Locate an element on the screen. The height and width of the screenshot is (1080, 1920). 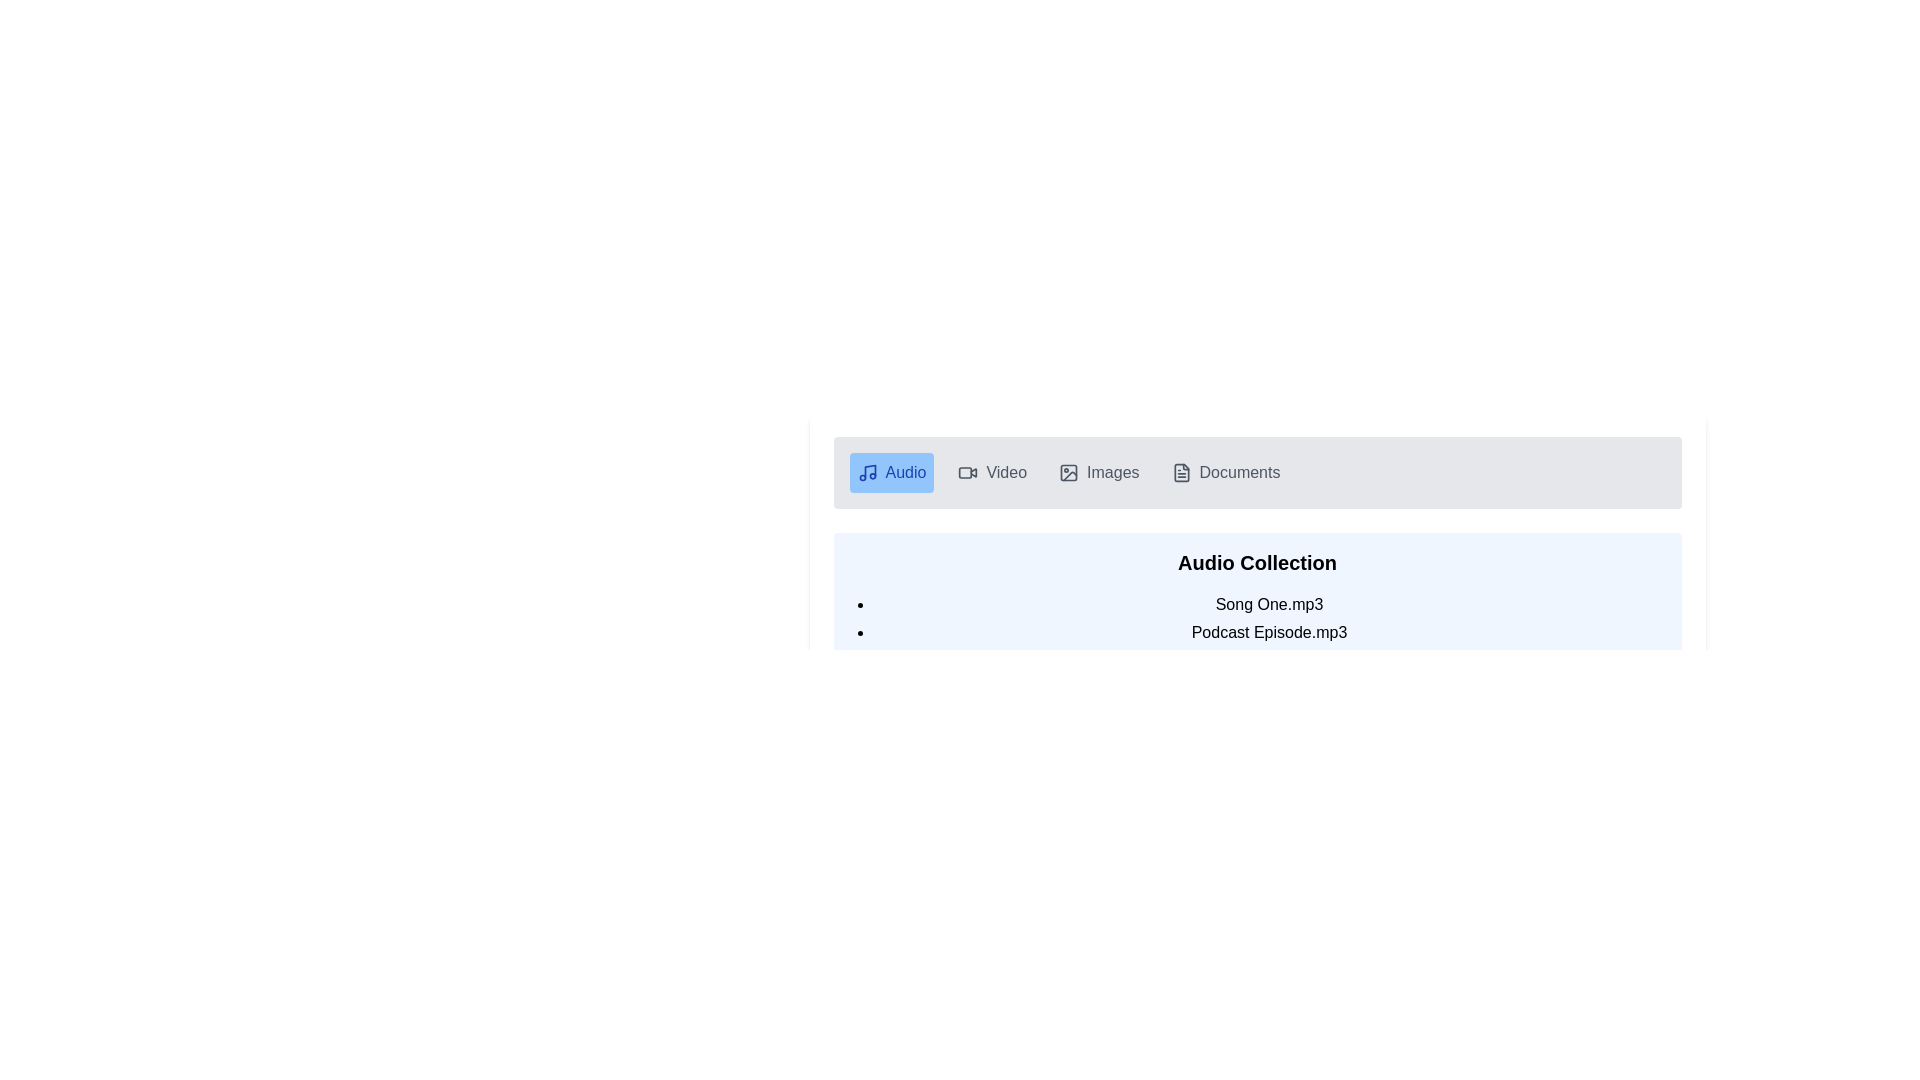
the text display representing the file name 'Song One.mp3', which is the first item in the vertical list within the 'Audio Collection' section is located at coordinates (1268, 604).